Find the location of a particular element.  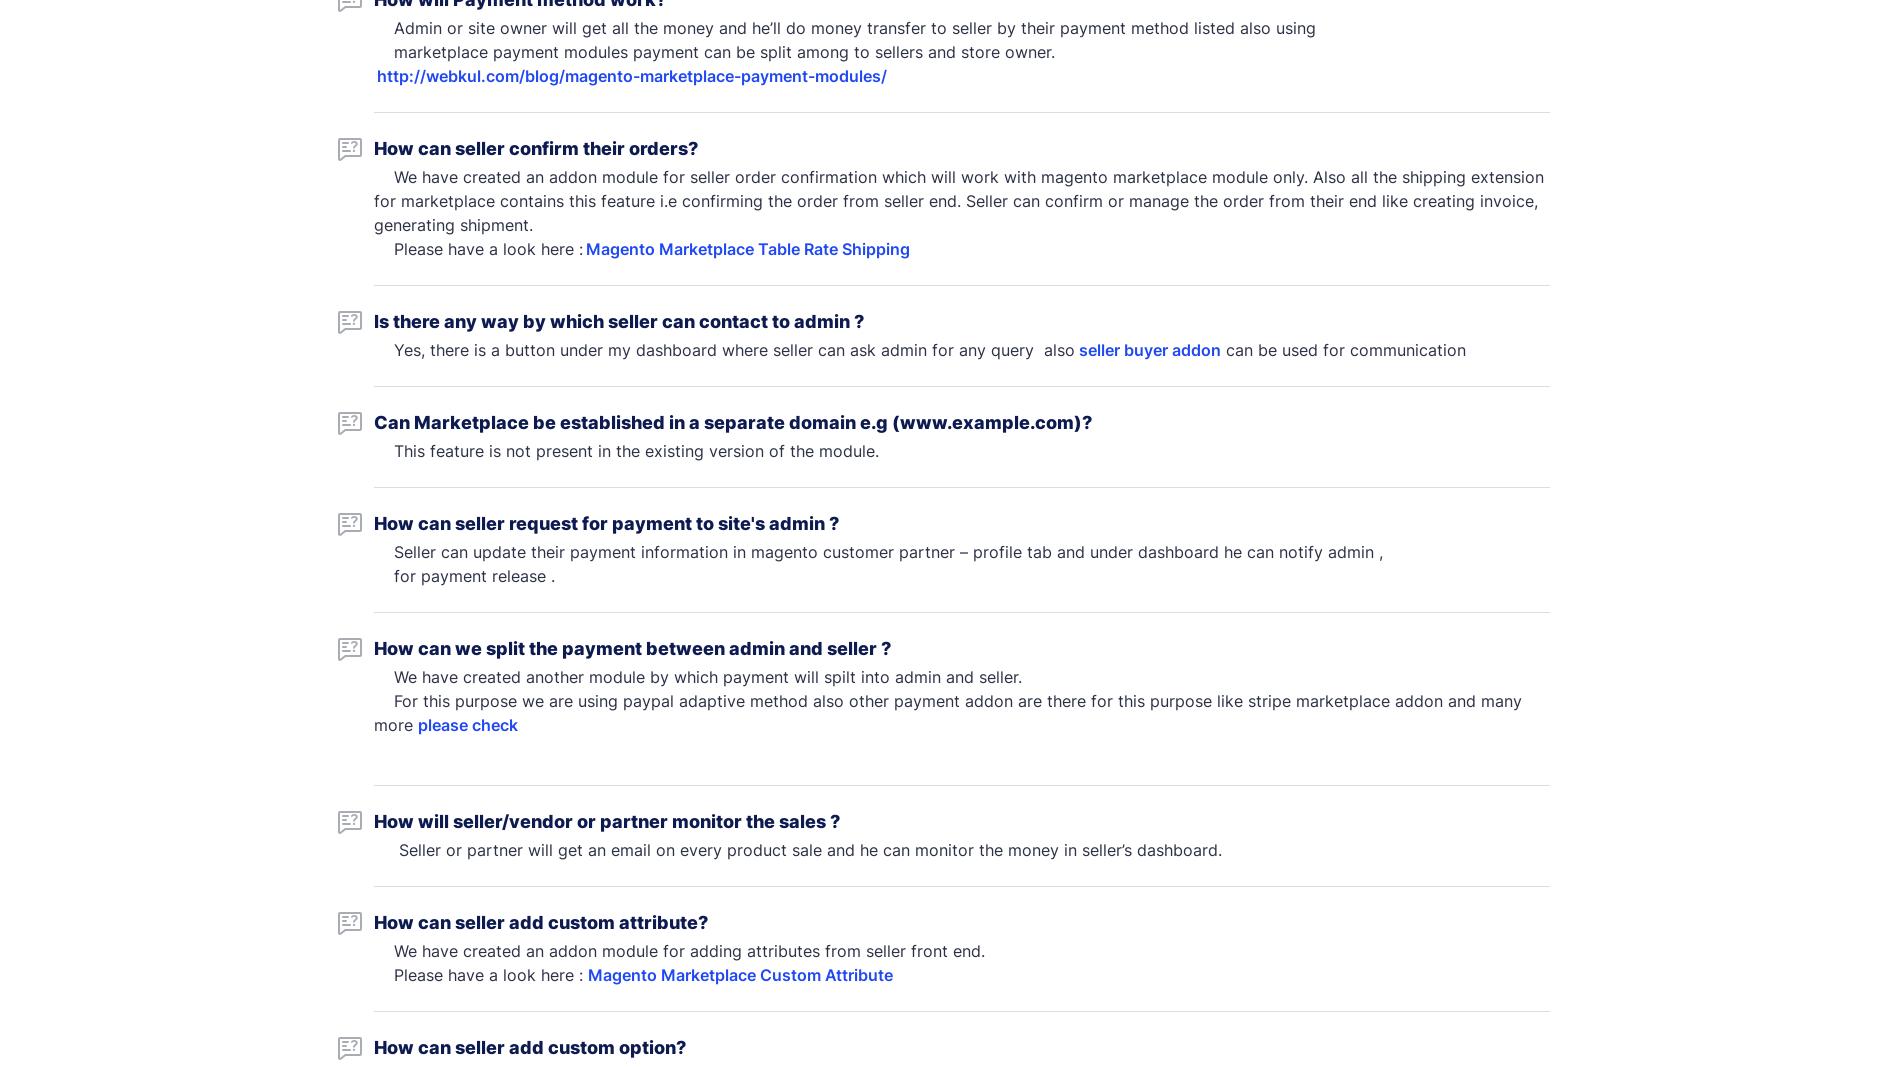

'We have created another module by which payment will spilt into admin and seller.' is located at coordinates (698, 675).